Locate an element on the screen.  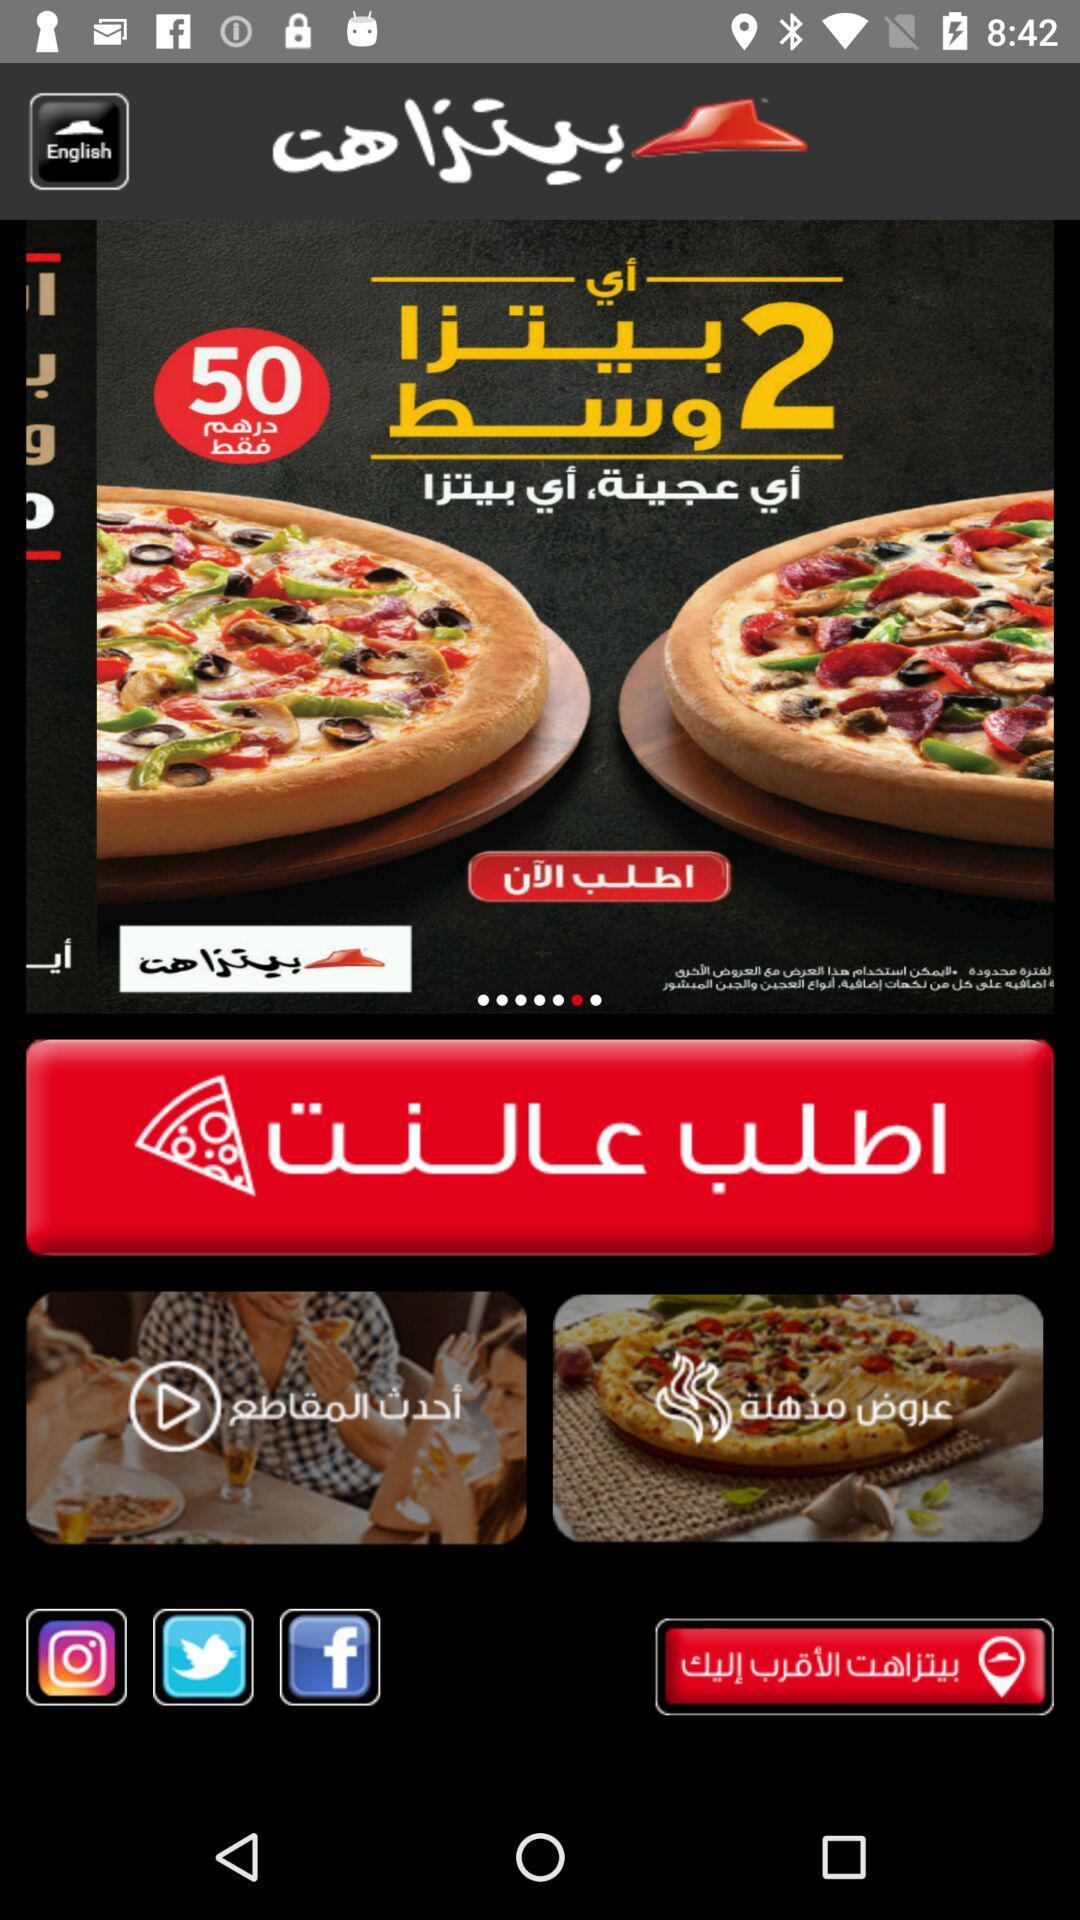
share on twitter is located at coordinates (203, 1657).